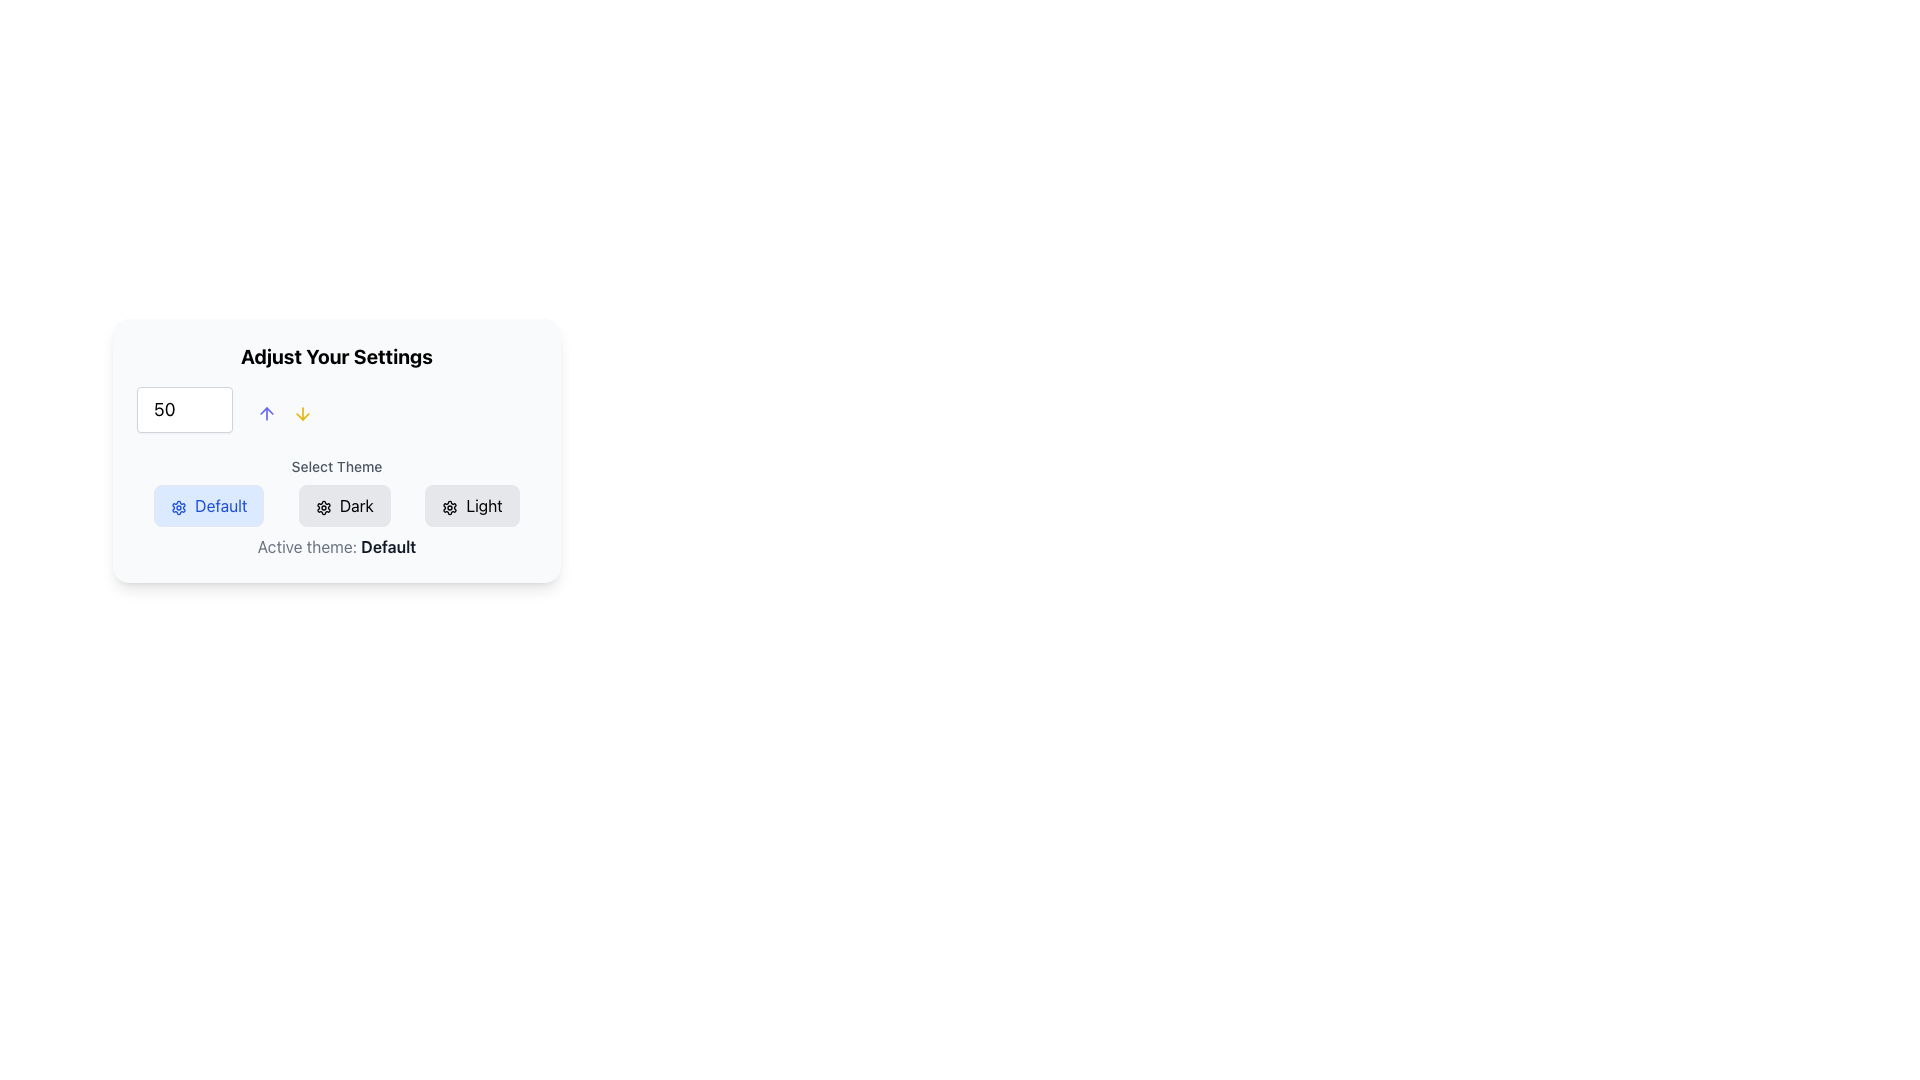 This screenshot has height=1080, width=1920. What do you see at coordinates (449, 506) in the screenshot?
I see `the gear-shaped icon located to the left of the 'Light' label within the 'Select Theme' button` at bounding box center [449, 506].